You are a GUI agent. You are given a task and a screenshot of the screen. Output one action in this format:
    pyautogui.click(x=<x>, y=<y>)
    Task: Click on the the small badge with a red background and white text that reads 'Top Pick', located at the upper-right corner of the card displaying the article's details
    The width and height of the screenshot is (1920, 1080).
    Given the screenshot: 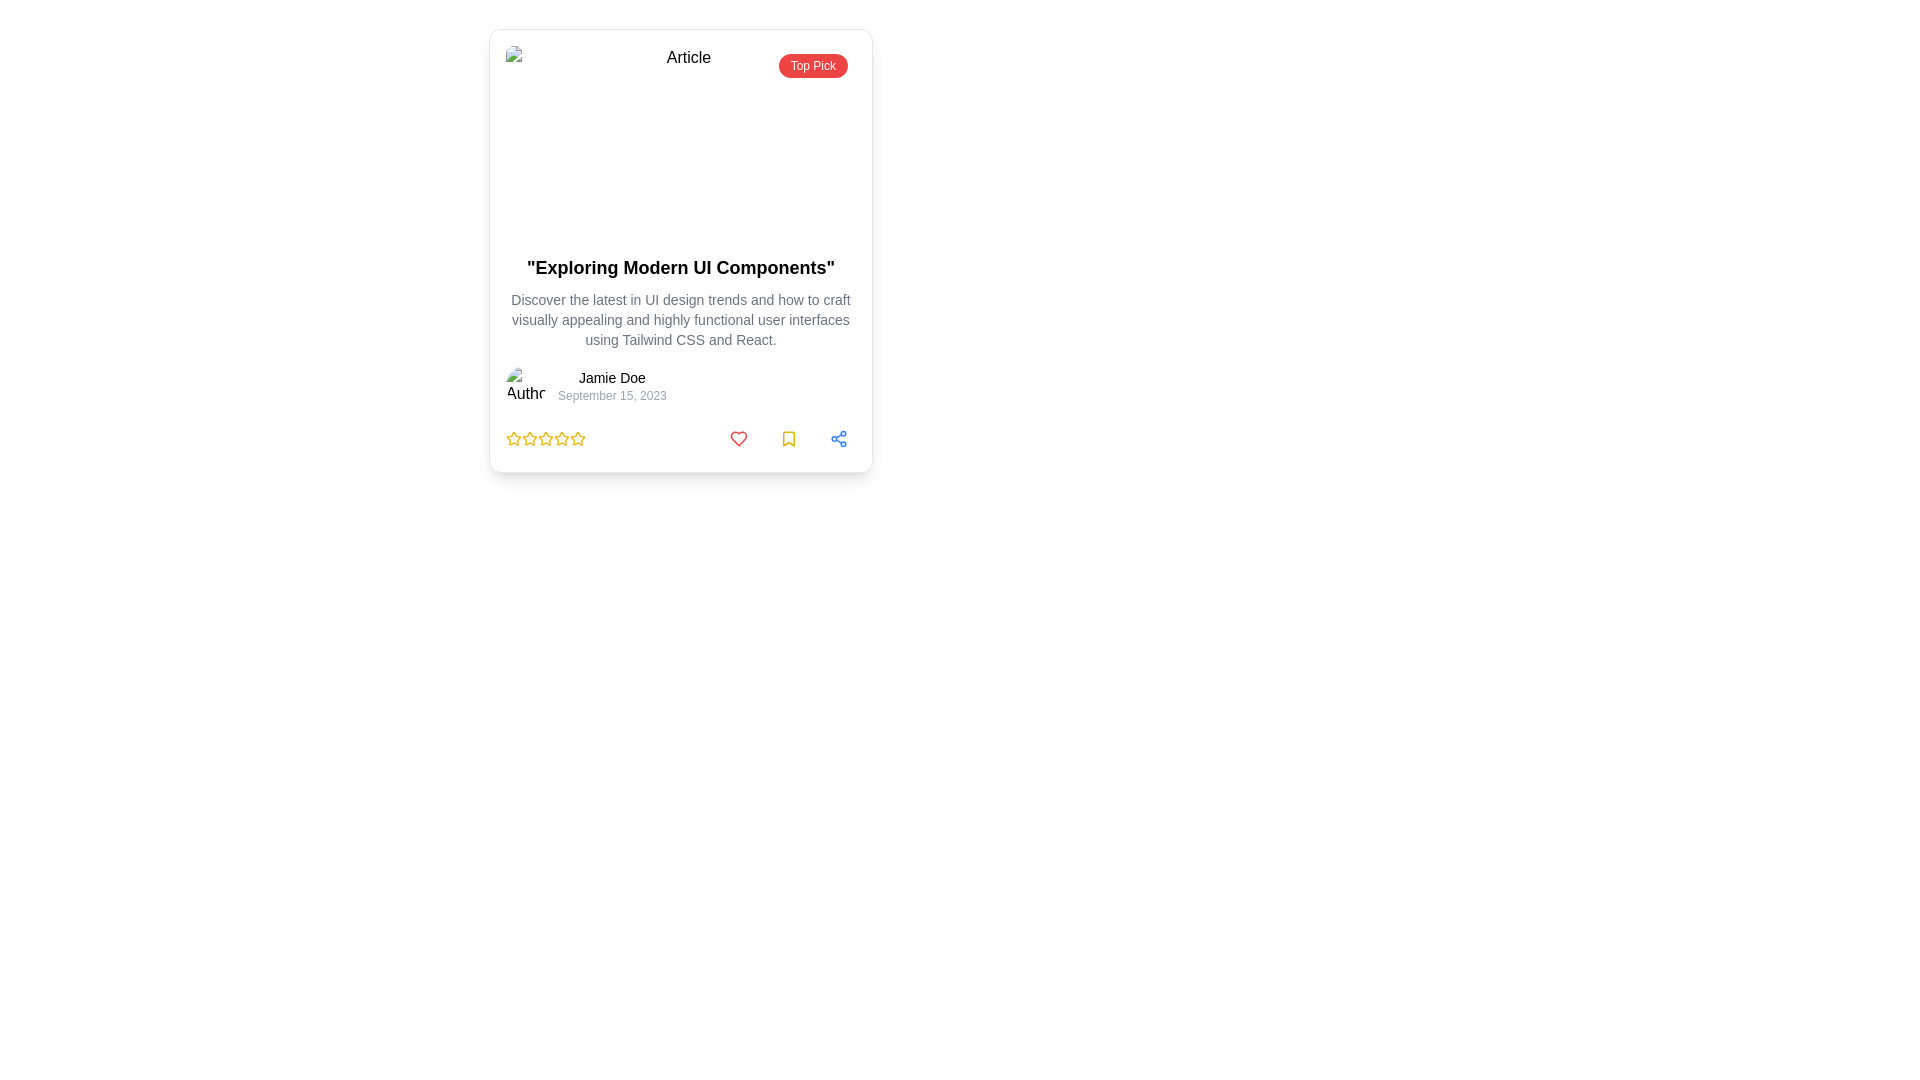 What is the action you would take?
    pyautogui.click(x=813, y=64)
    